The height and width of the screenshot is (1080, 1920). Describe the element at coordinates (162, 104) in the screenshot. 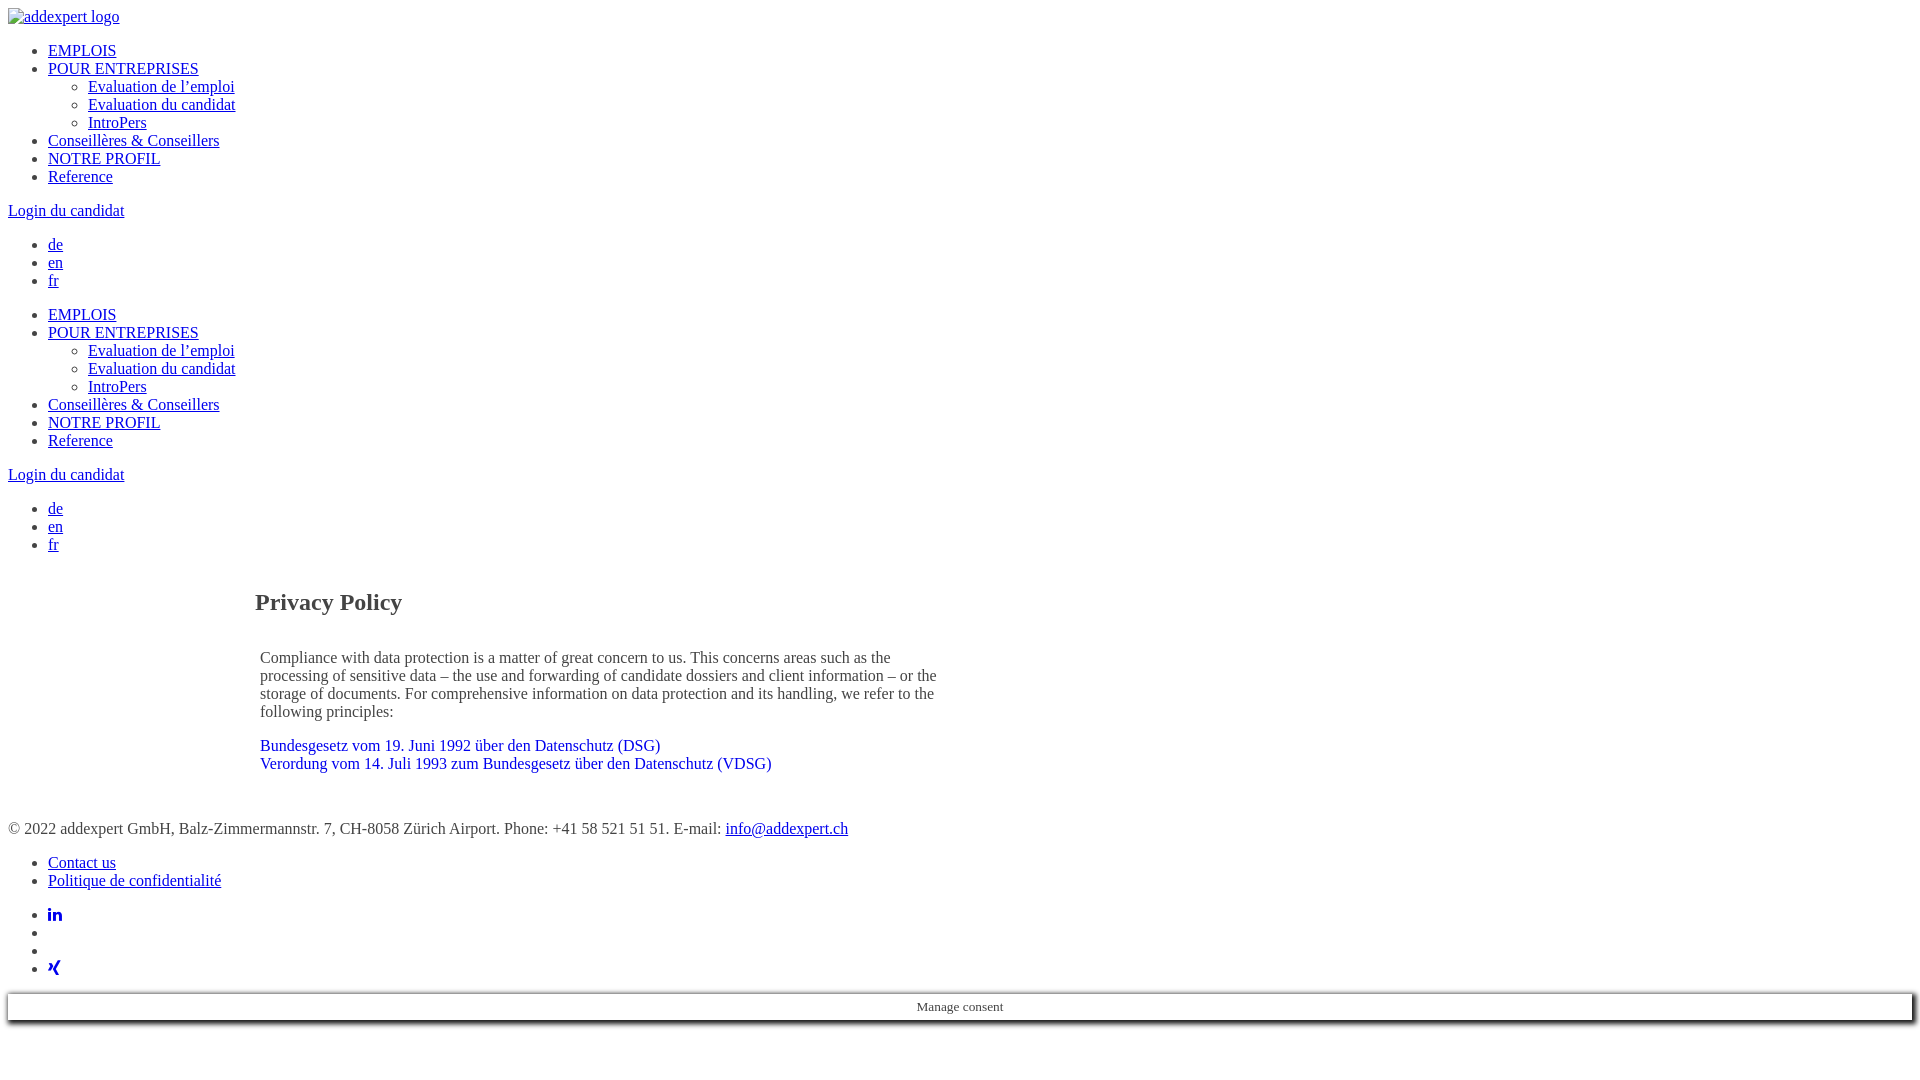

I see `'Evaluation du candidat'` at that location.